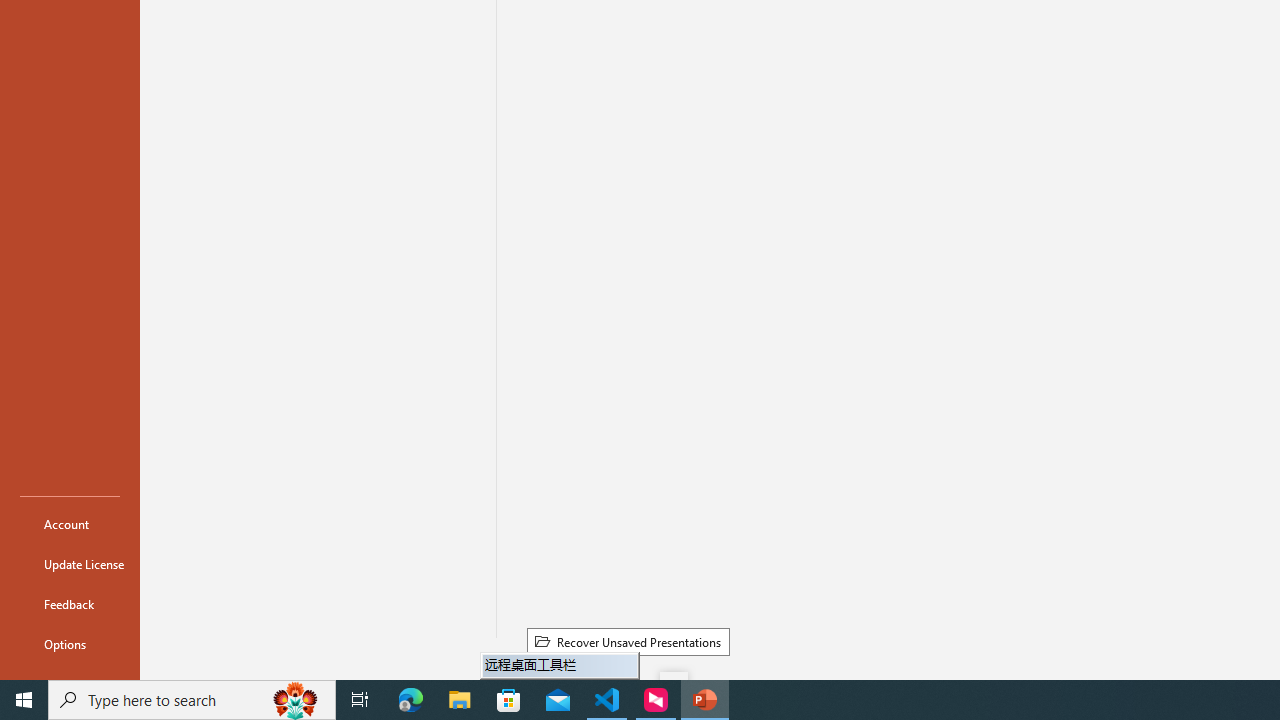 The width and height of the screenshot is (1280, 720). I want to click on 'Feedback', so click(69, 603).